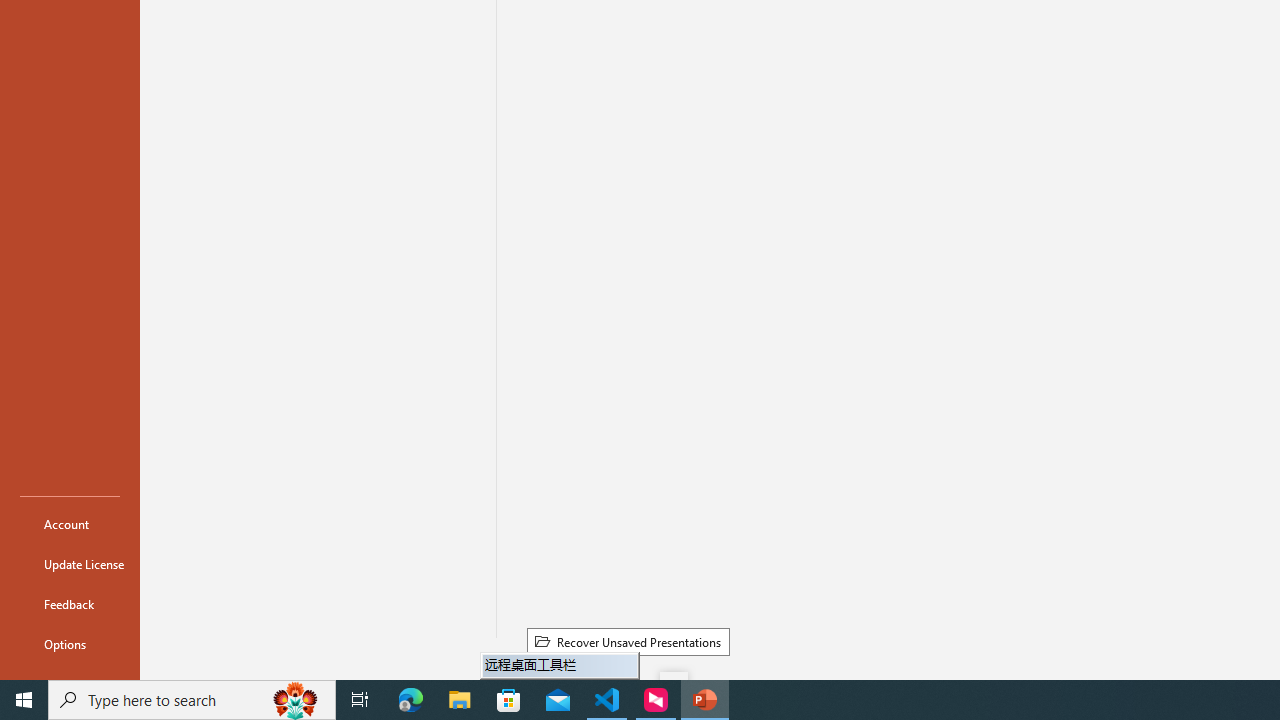 The width and height of the screenshot is (1280, 720). I want to click on 'Feedback', so click(69, 603).